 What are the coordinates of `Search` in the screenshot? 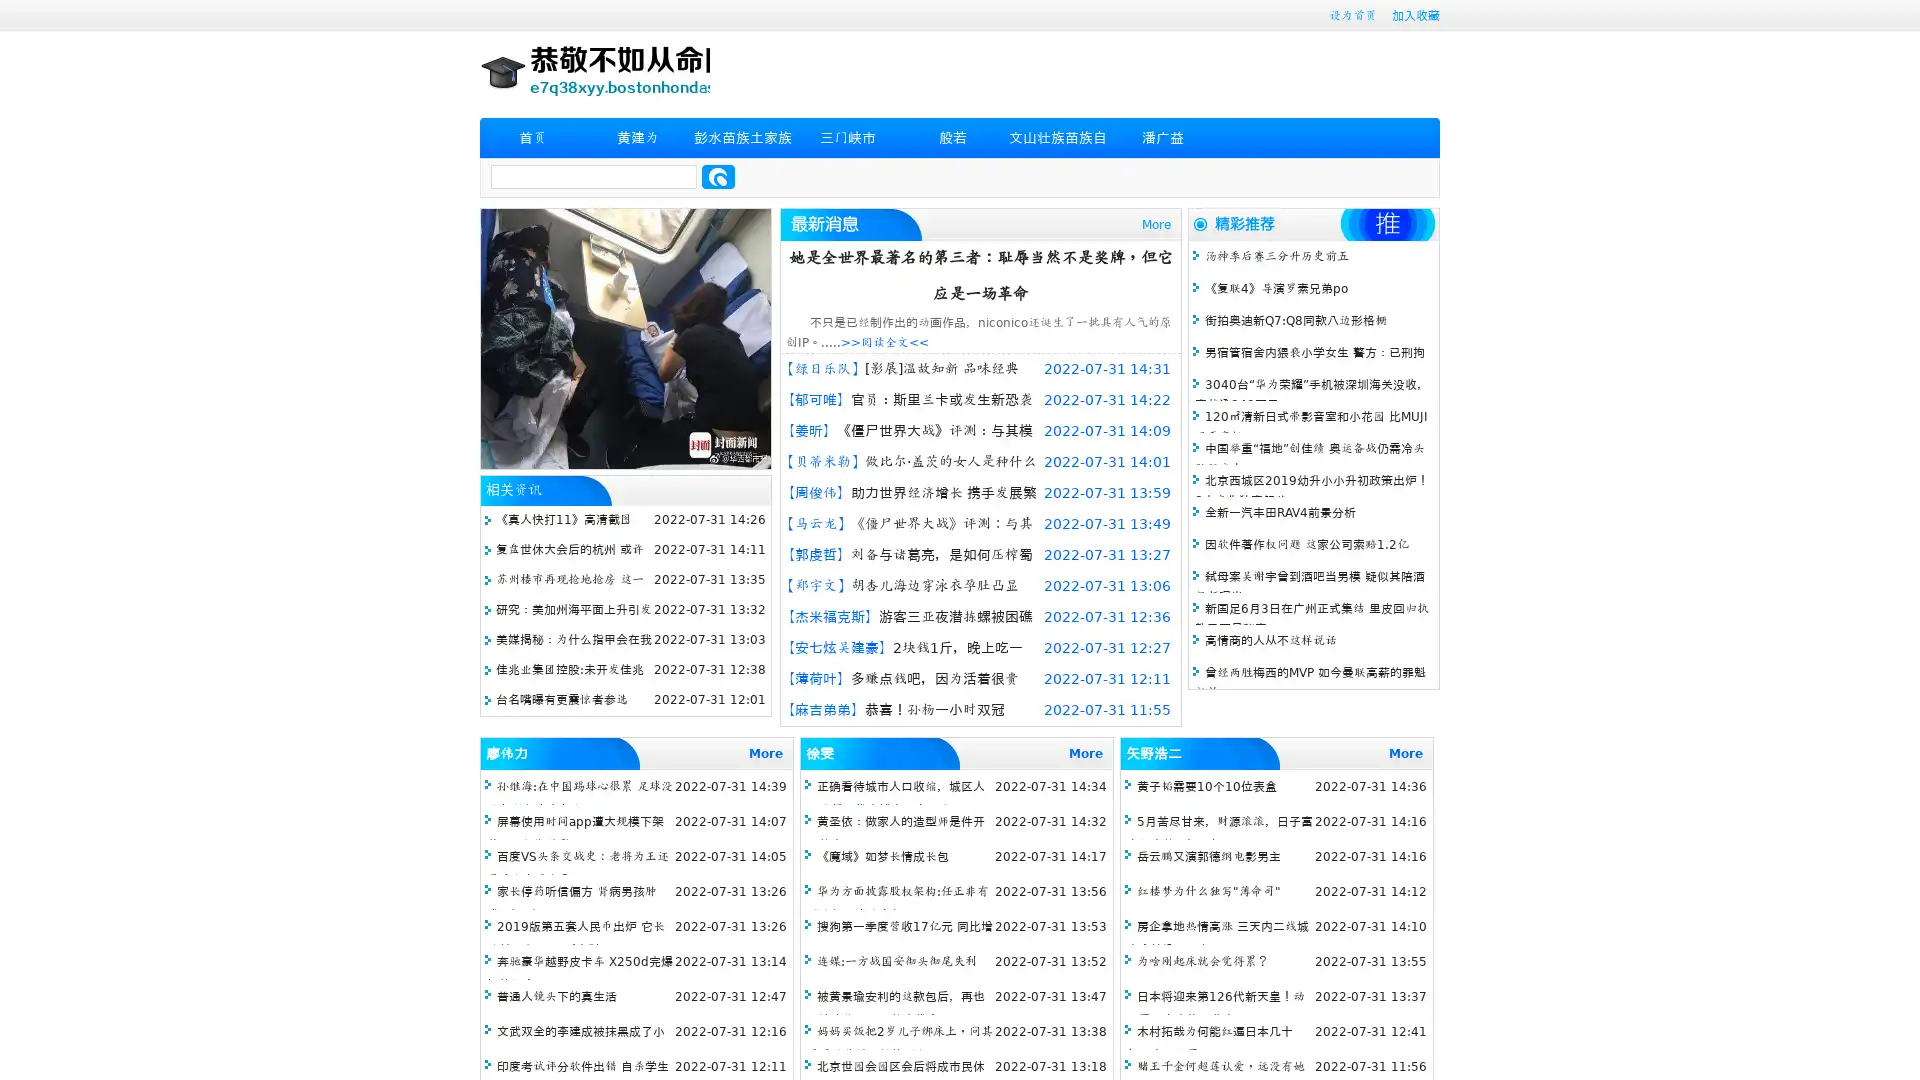 It's located at (718, 176).